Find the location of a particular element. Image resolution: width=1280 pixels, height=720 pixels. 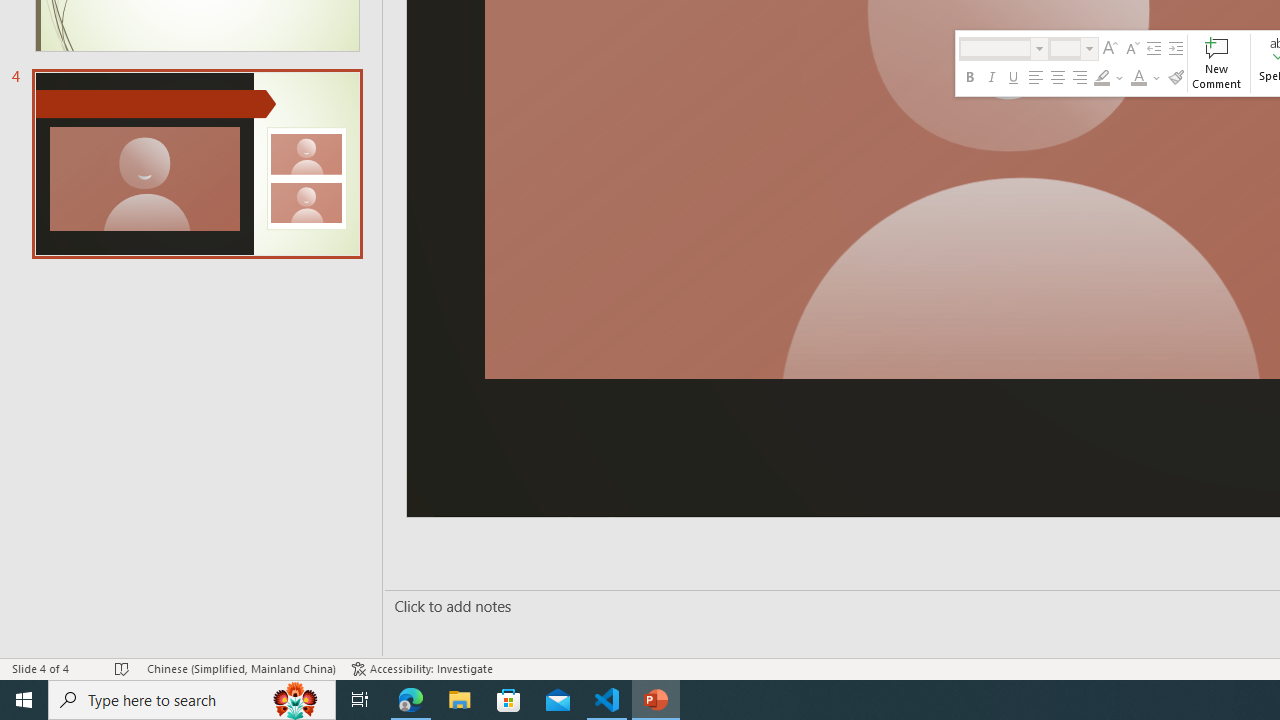

'Class: NetUITextbox' is located at coordinates (1064, 47).